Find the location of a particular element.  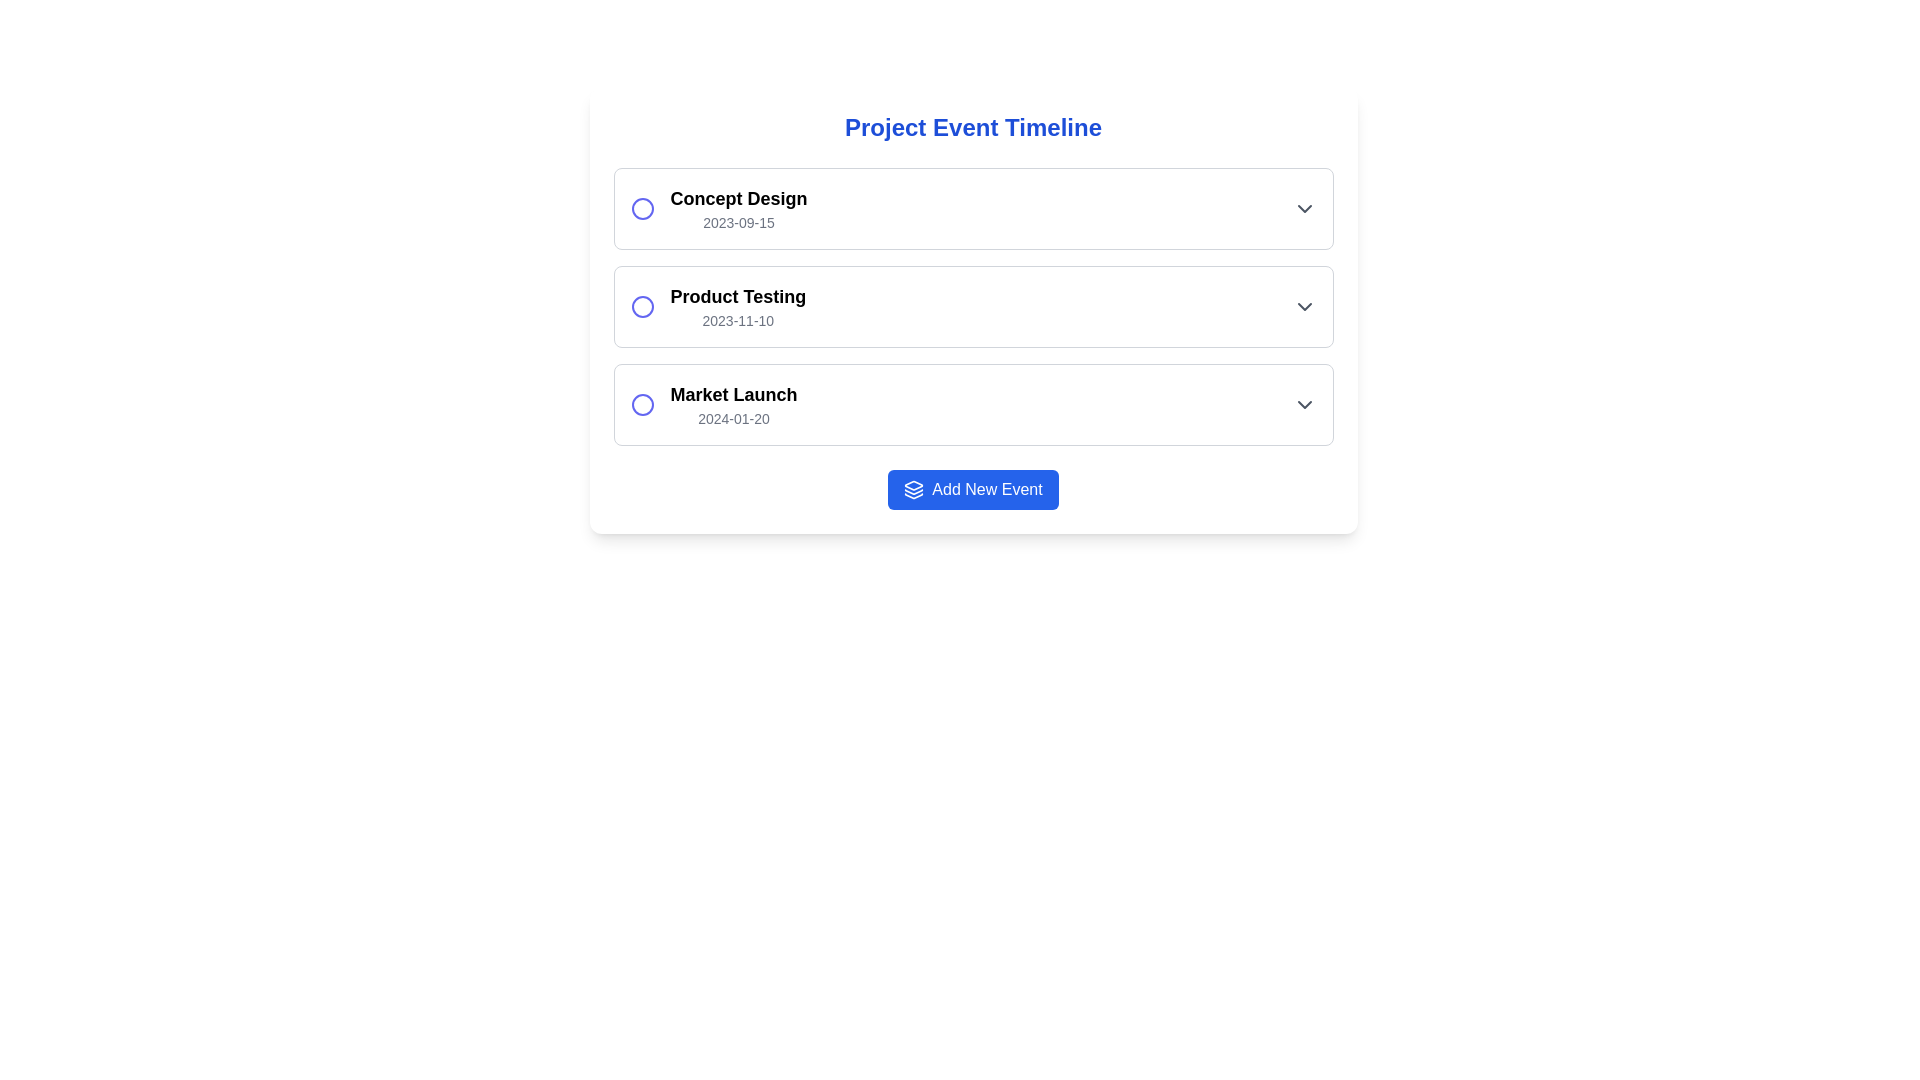

the radio button located to the left of the 'Product Testing' title in the second row of the vertical list of events is located at coordinates (642, 307).